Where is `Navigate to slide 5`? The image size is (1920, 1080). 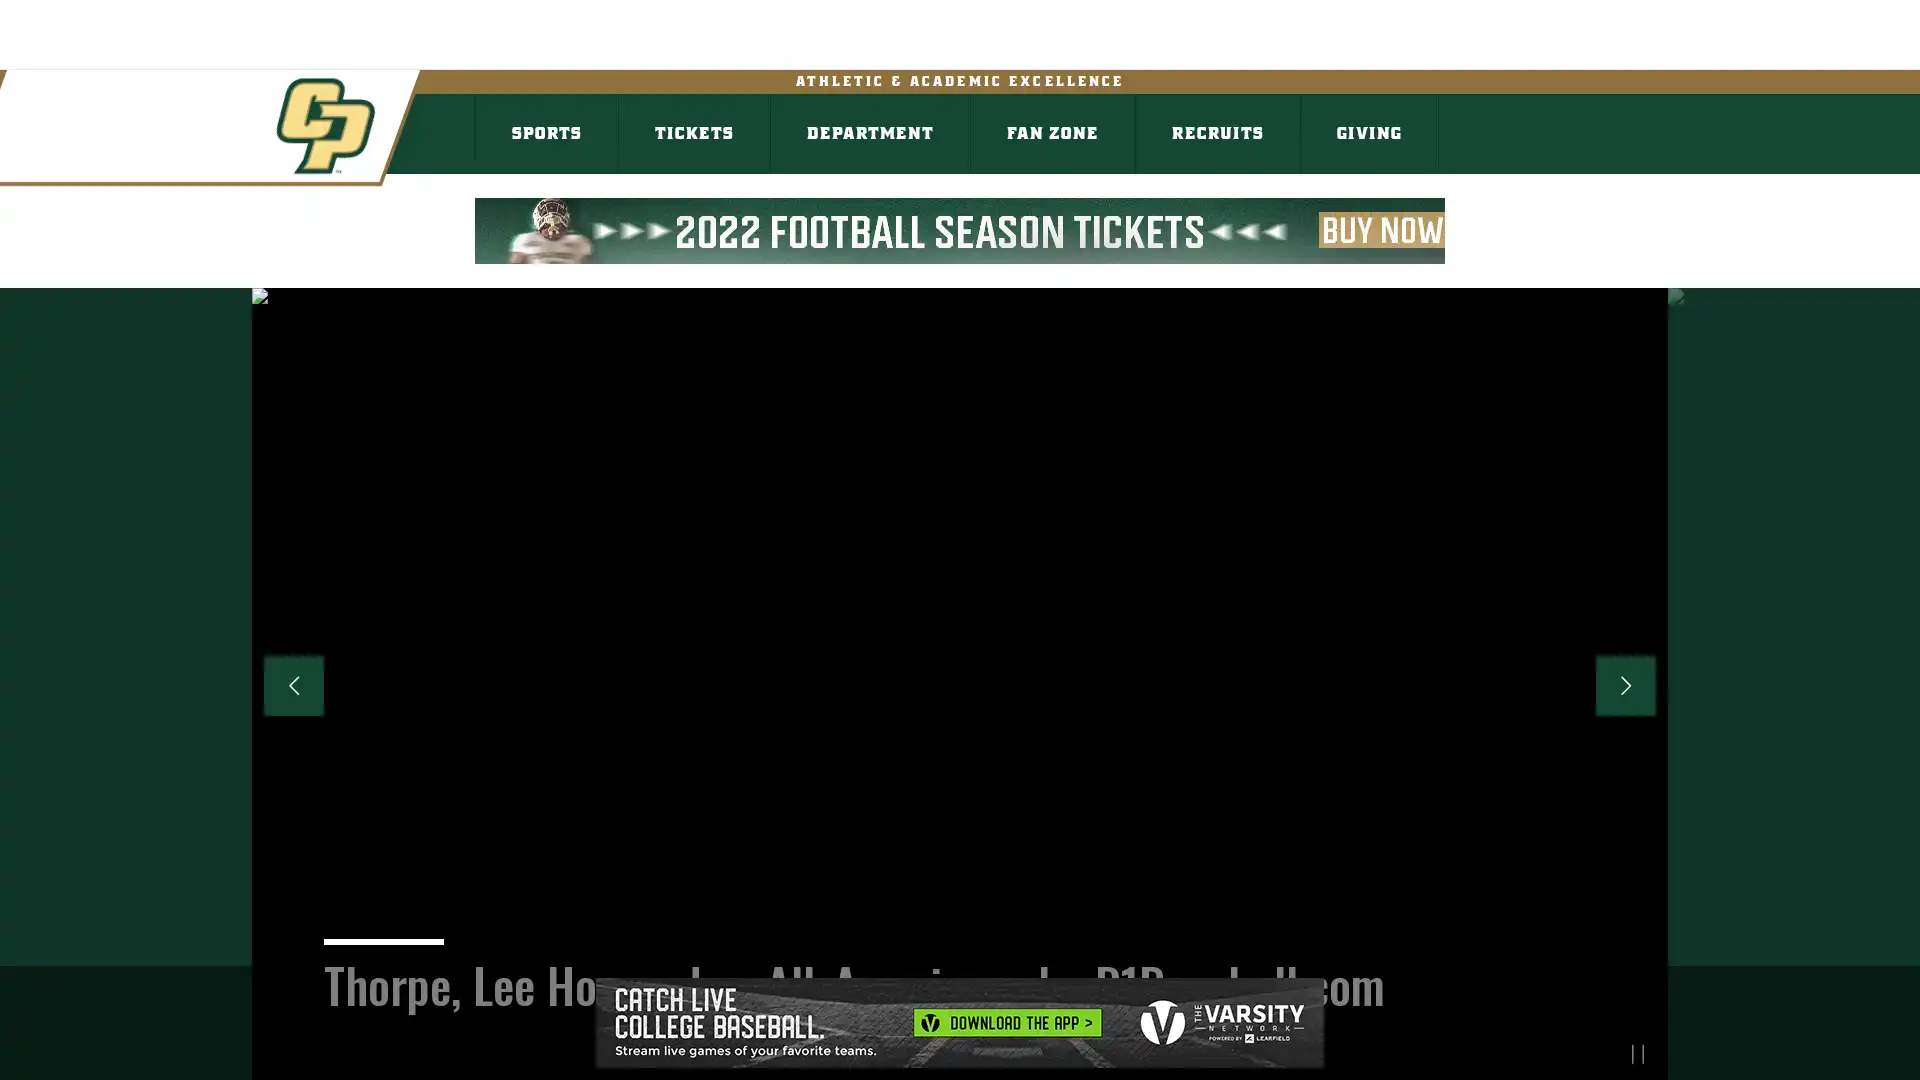 Navigate to slide 5 is located at coordinates (1013, 1052).